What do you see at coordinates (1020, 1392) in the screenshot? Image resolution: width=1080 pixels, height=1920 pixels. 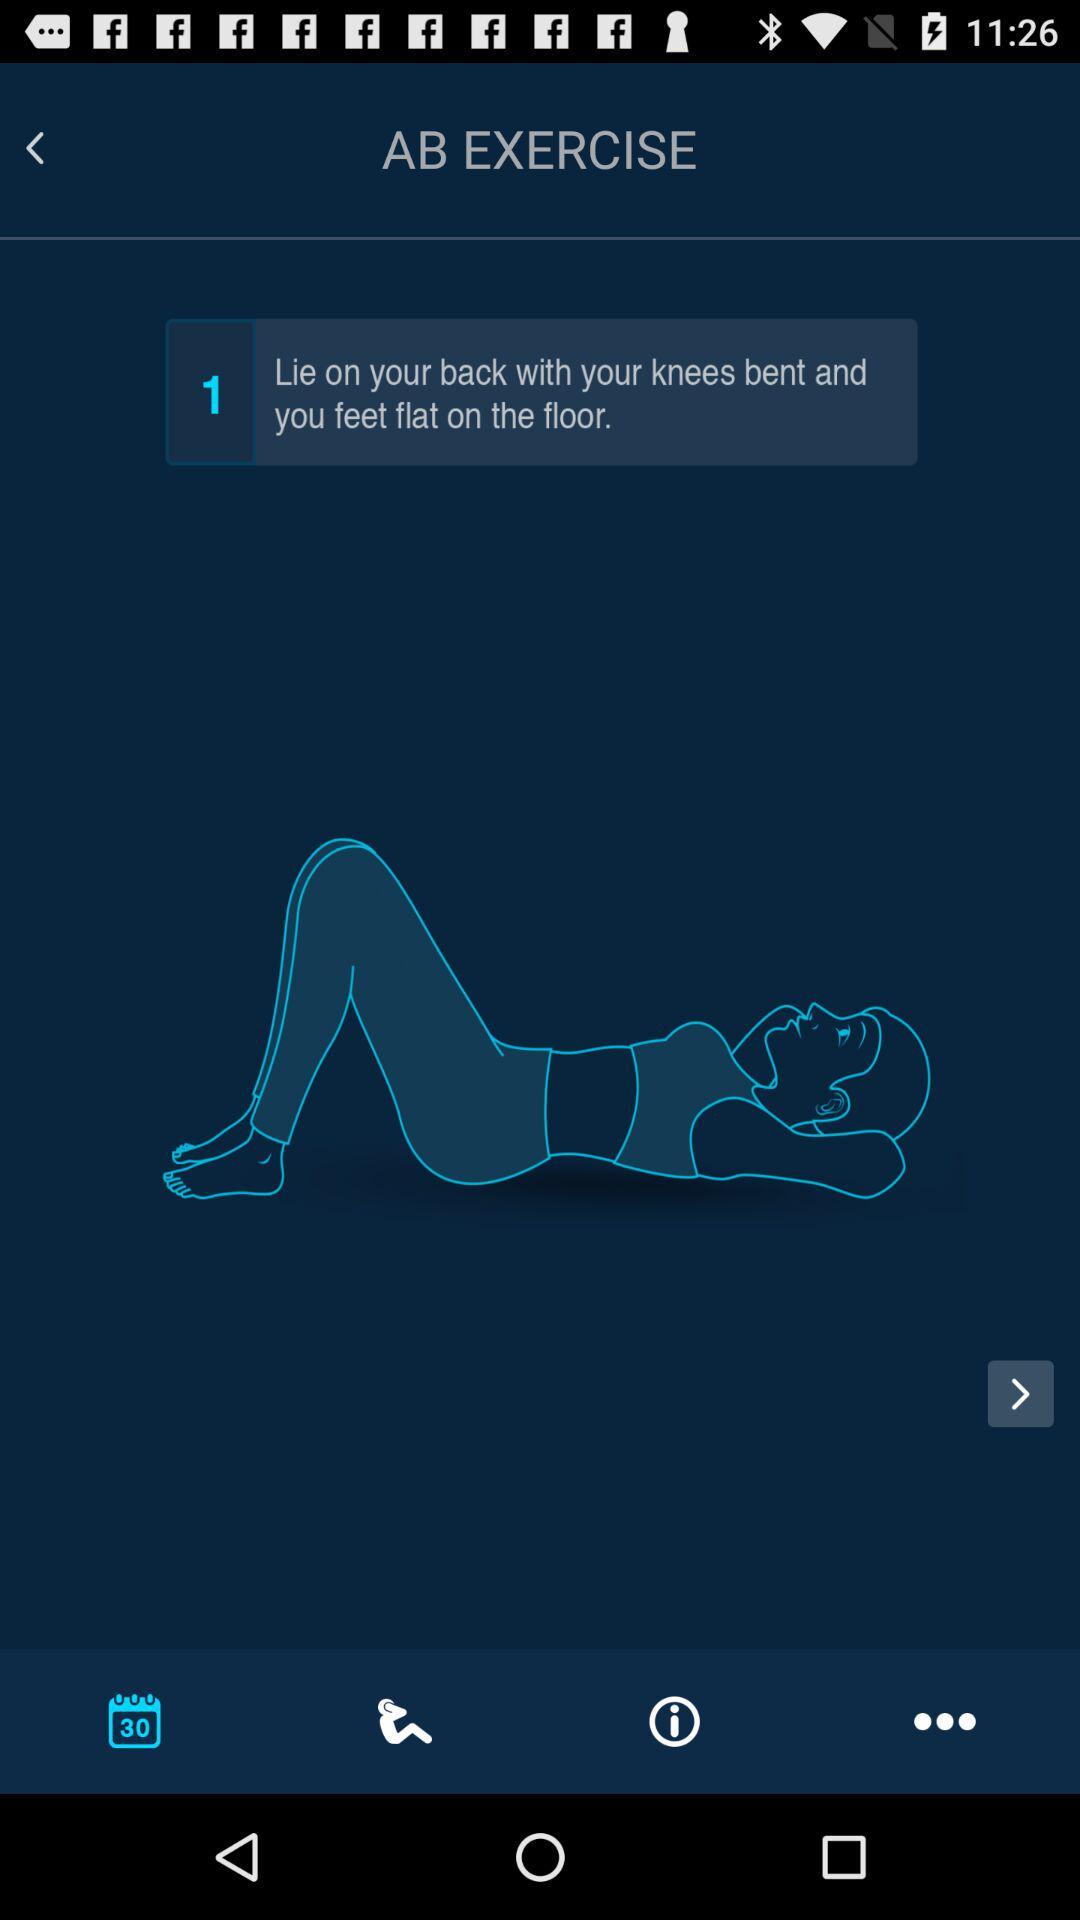 I see `go forward` at bounding box center [1020, 1392].